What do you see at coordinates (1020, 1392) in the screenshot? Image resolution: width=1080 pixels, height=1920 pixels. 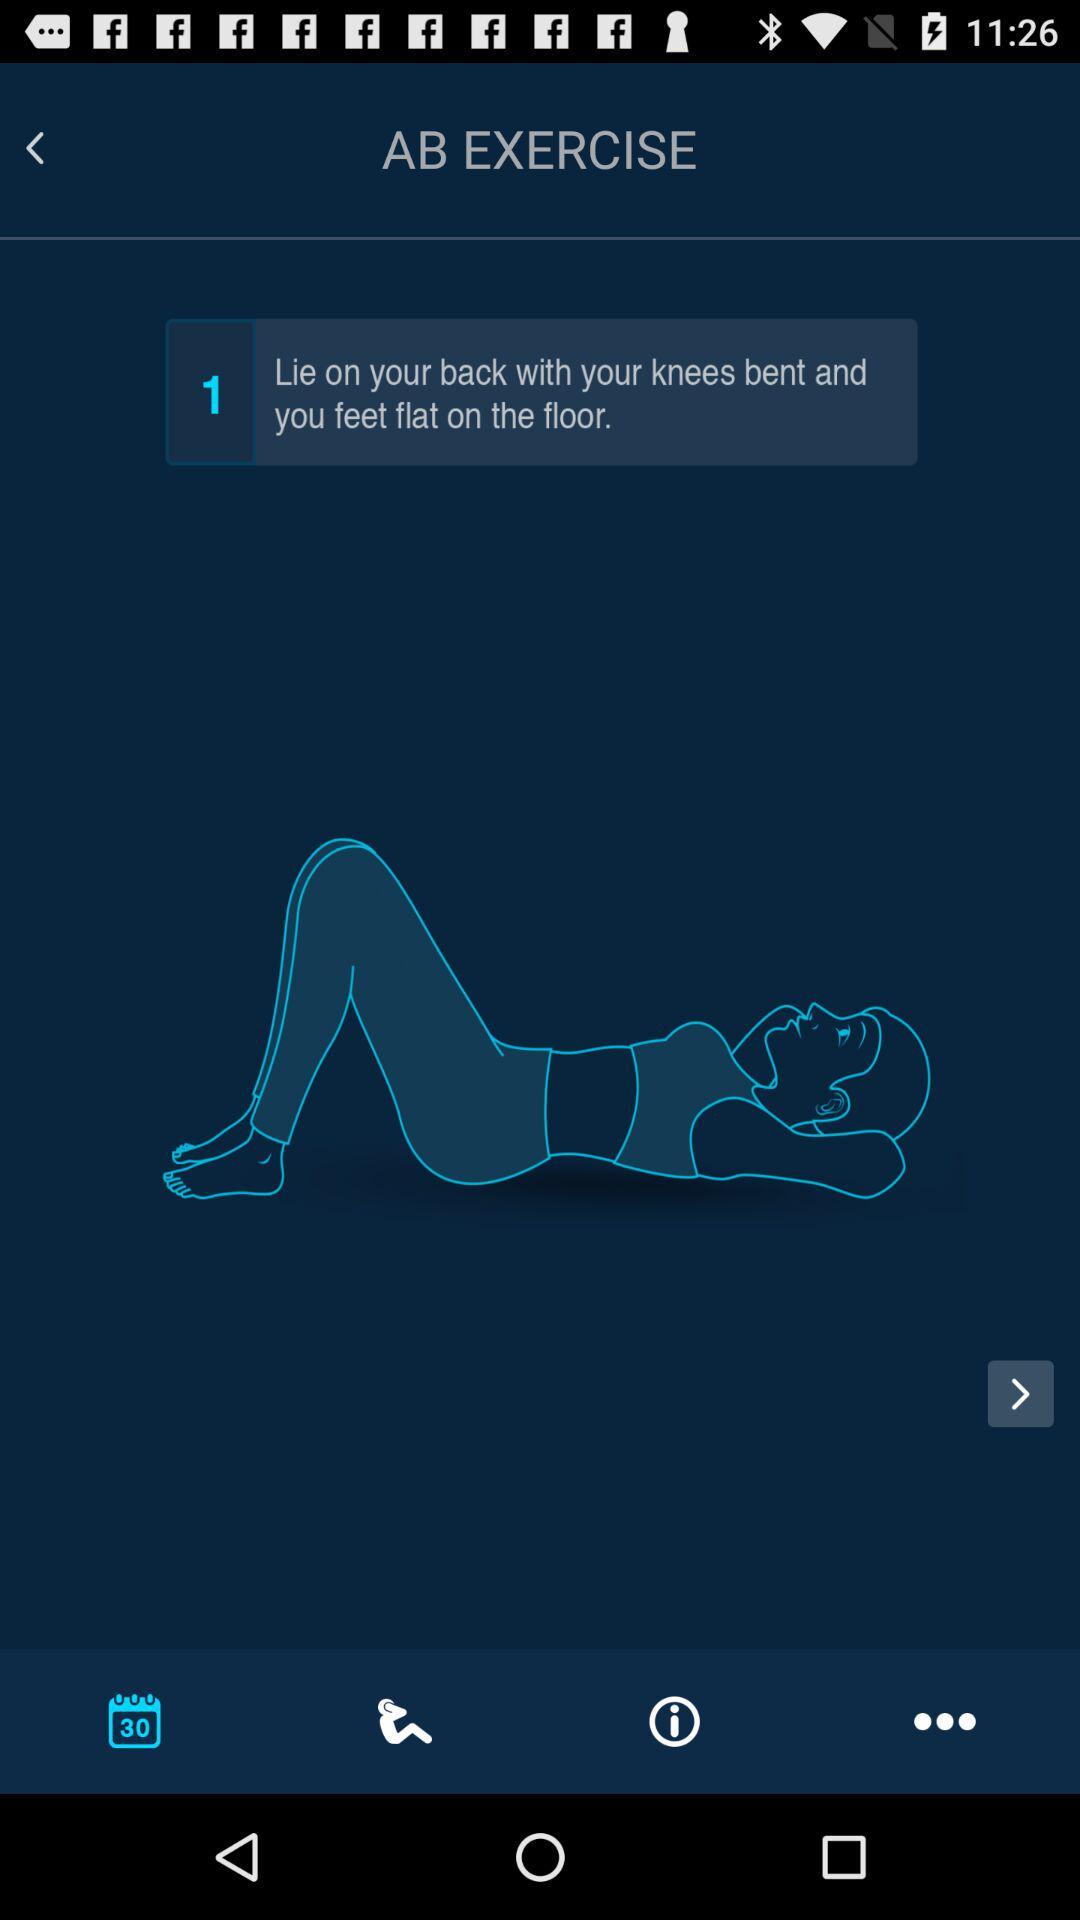 I see `go forward` at bounding box center [1020, 1392].